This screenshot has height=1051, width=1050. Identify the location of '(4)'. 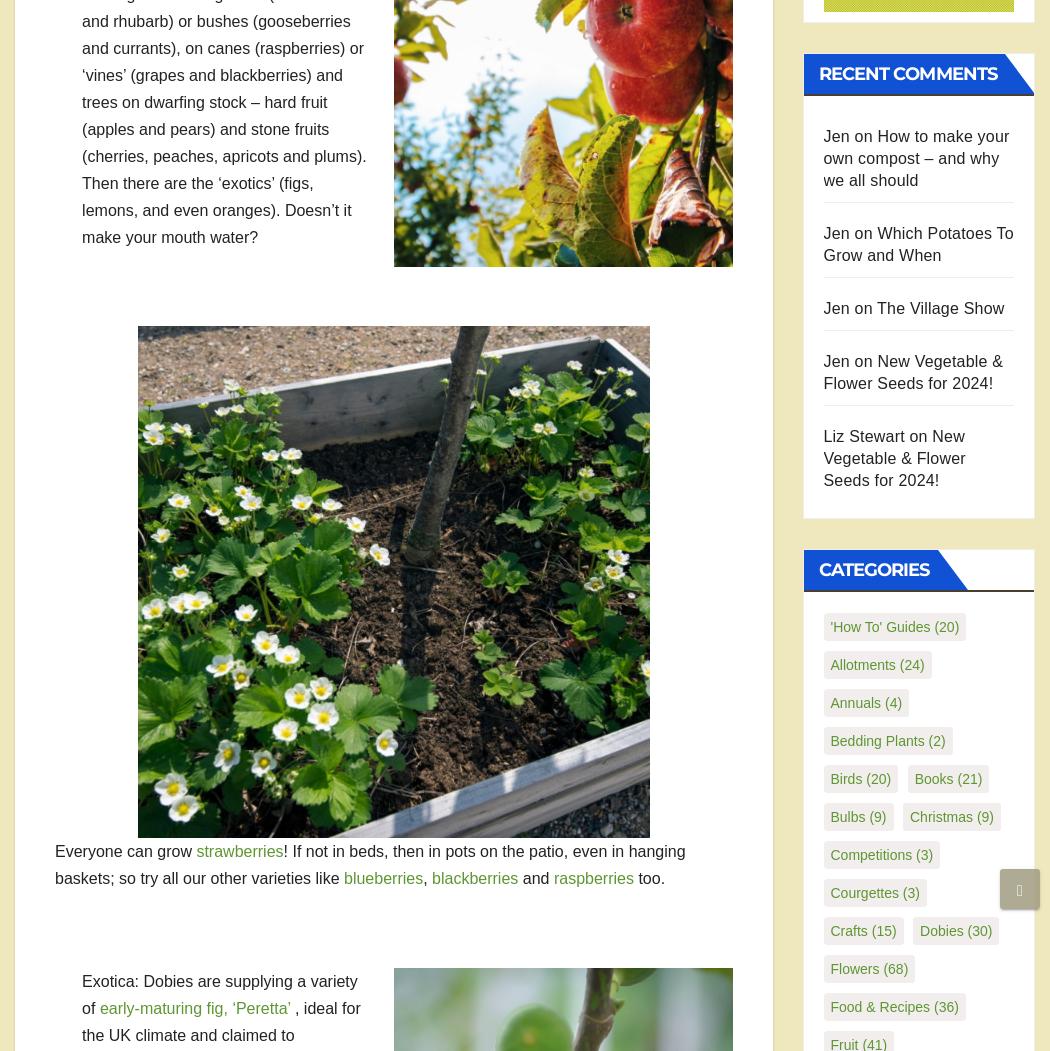
(879, 702).